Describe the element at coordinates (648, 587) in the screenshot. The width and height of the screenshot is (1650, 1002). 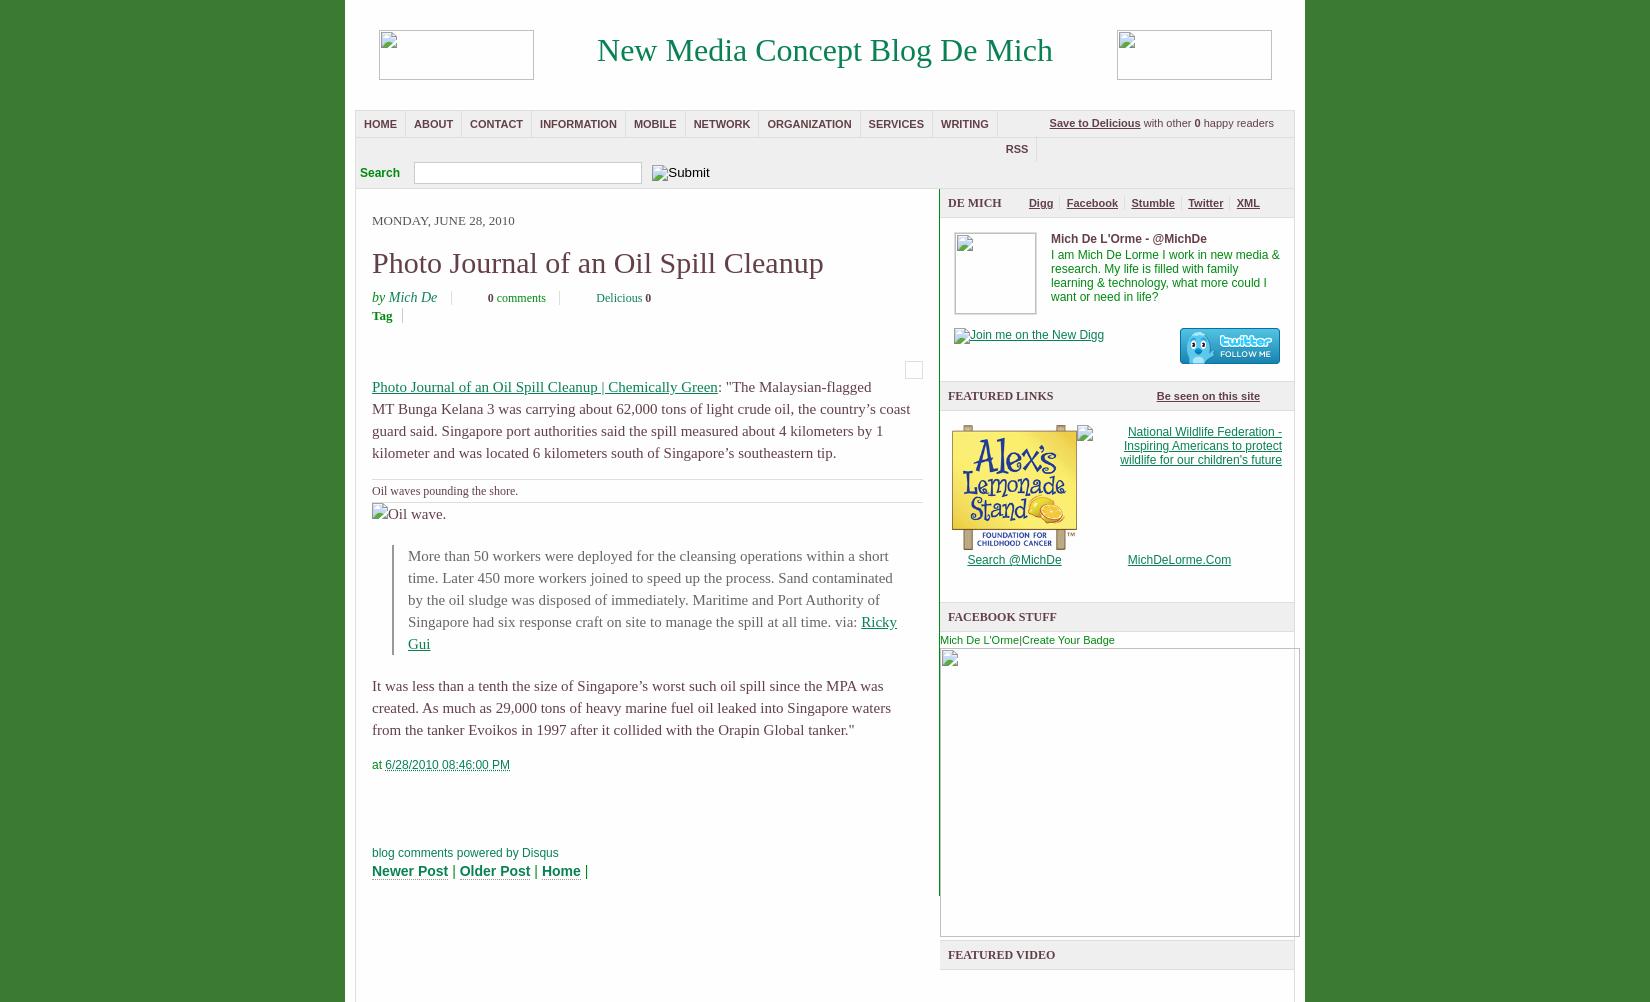
I see `'More than 50 workers were deployed for the cleansing  operations within a short time. Later 450 more workers joined to speed  up the process. Sand contaminated by the oil sludge was disposed of  immediately. Maritime and Port Authority of Singapore had six response  craft on site to manage the spill at all time. via:'` at that location.